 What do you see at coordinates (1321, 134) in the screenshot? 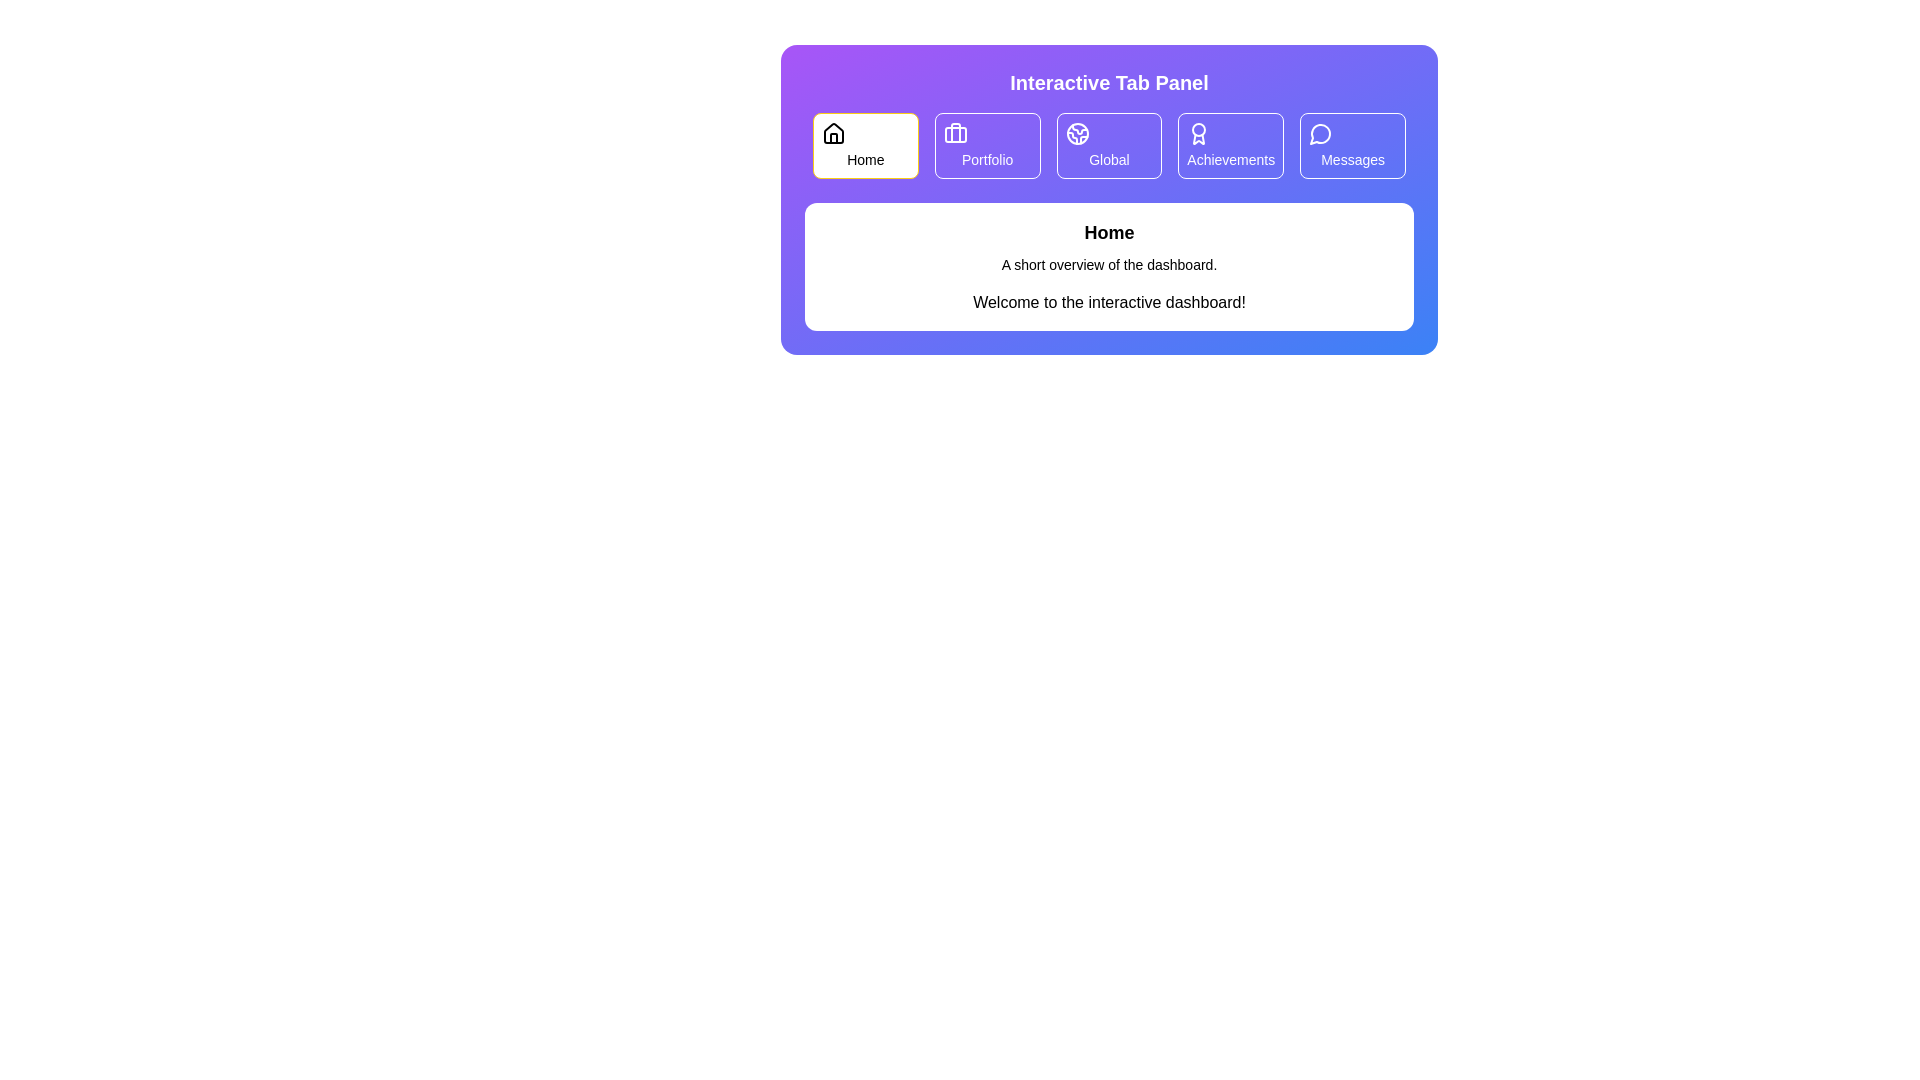
I see `the circular speech bubble outline icon associated with the 'Messages' button located in the upper-right section of the interactive tab panel` at bounding box center [1321, 134].